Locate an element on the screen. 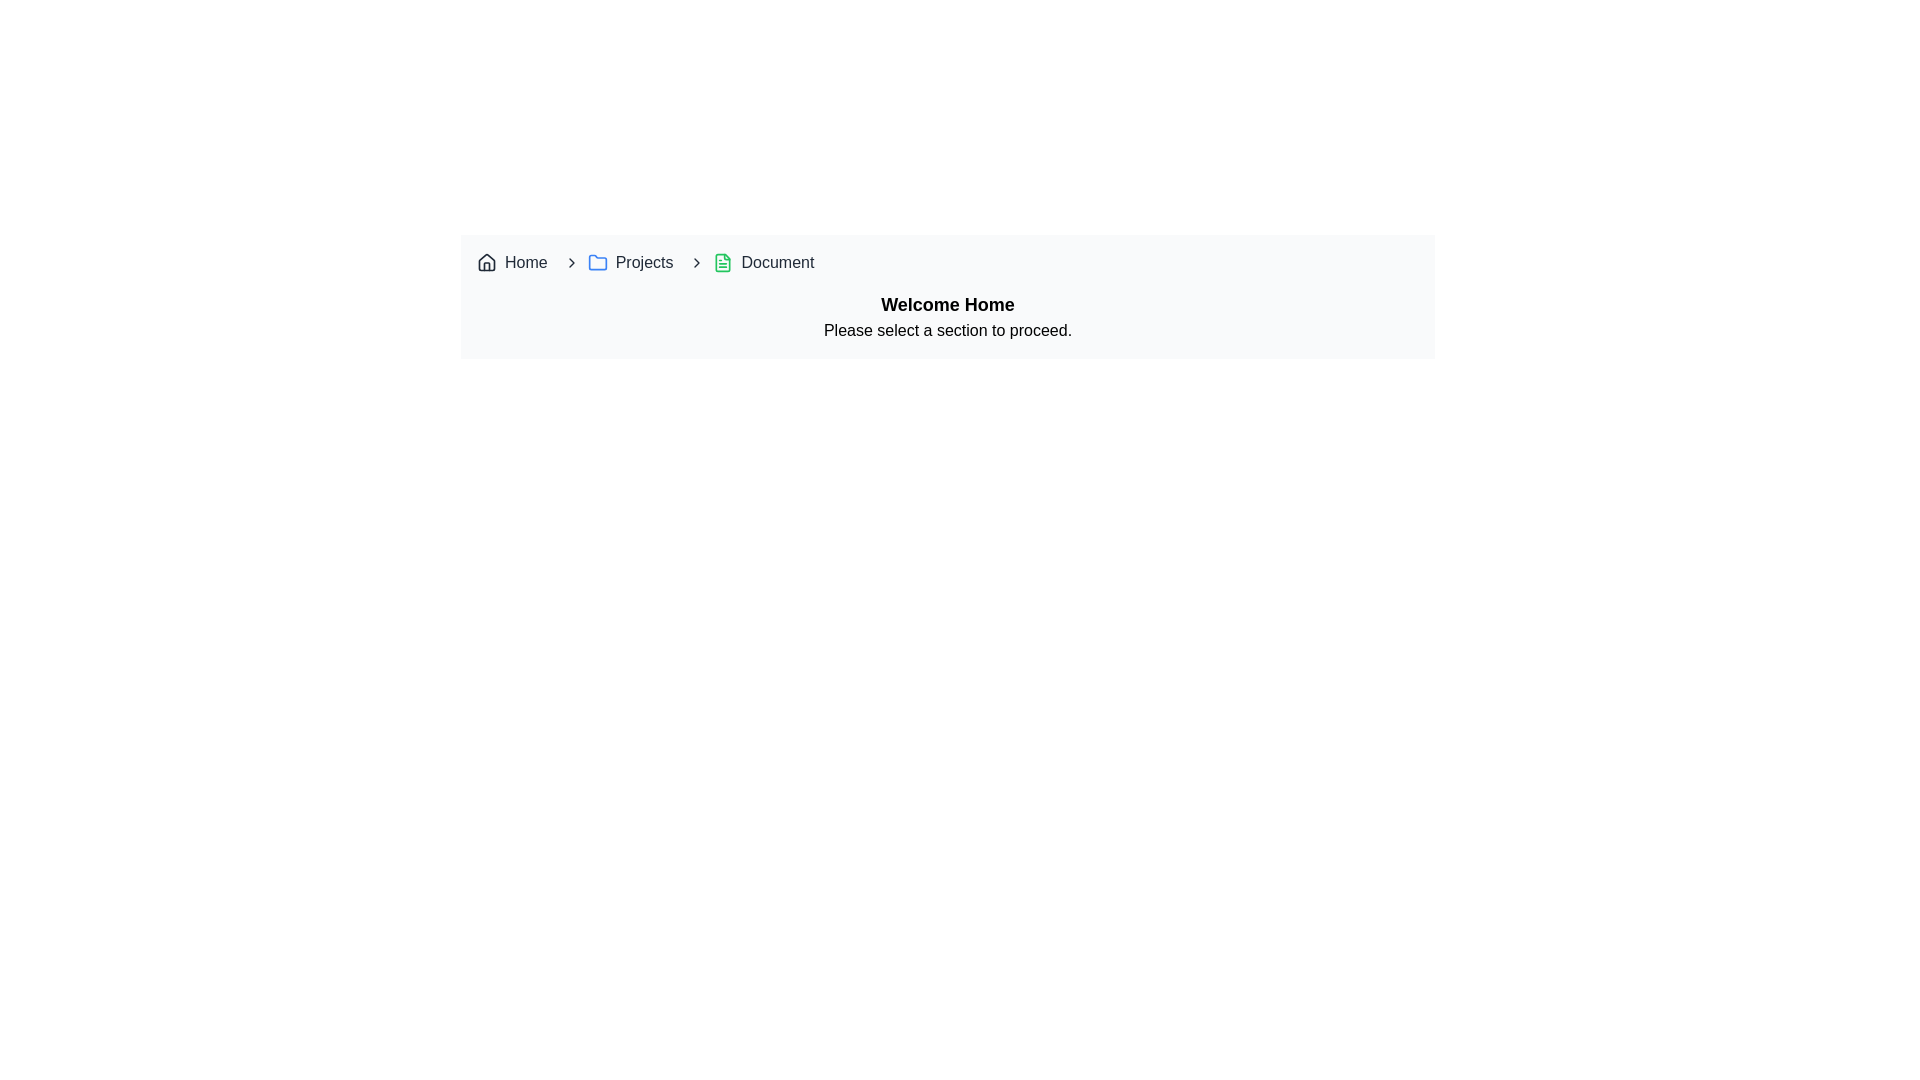 The image size is (1920, 1080). the chevron icon in the breadcrumb navigation bar, which is the second item after 'Home' and before the 'Projects' folder icon, to indicate a transition between navigation levels is located at coordinates (570, 261).